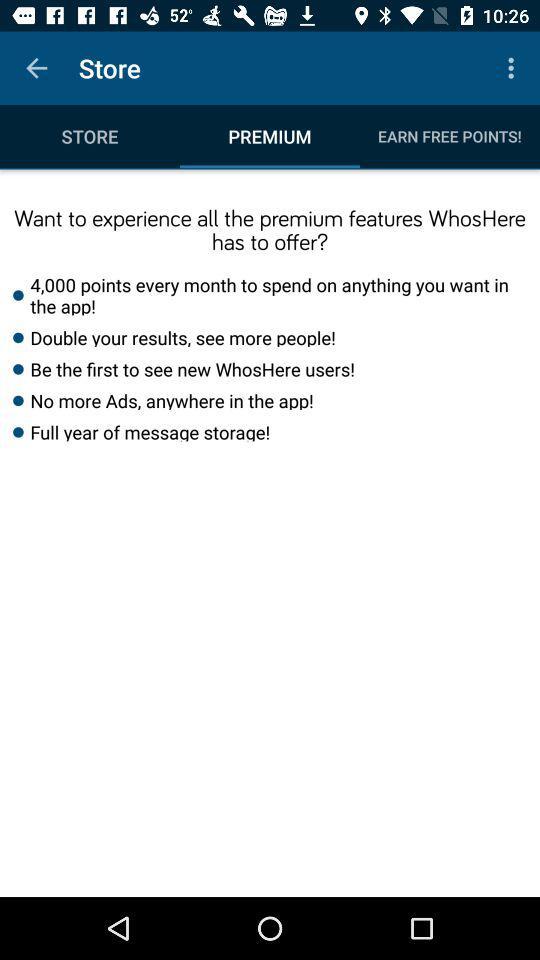 Image resolution: width=540 pixels, height=960 pixels. I want to click on the item above the store item, so click(36, 68).